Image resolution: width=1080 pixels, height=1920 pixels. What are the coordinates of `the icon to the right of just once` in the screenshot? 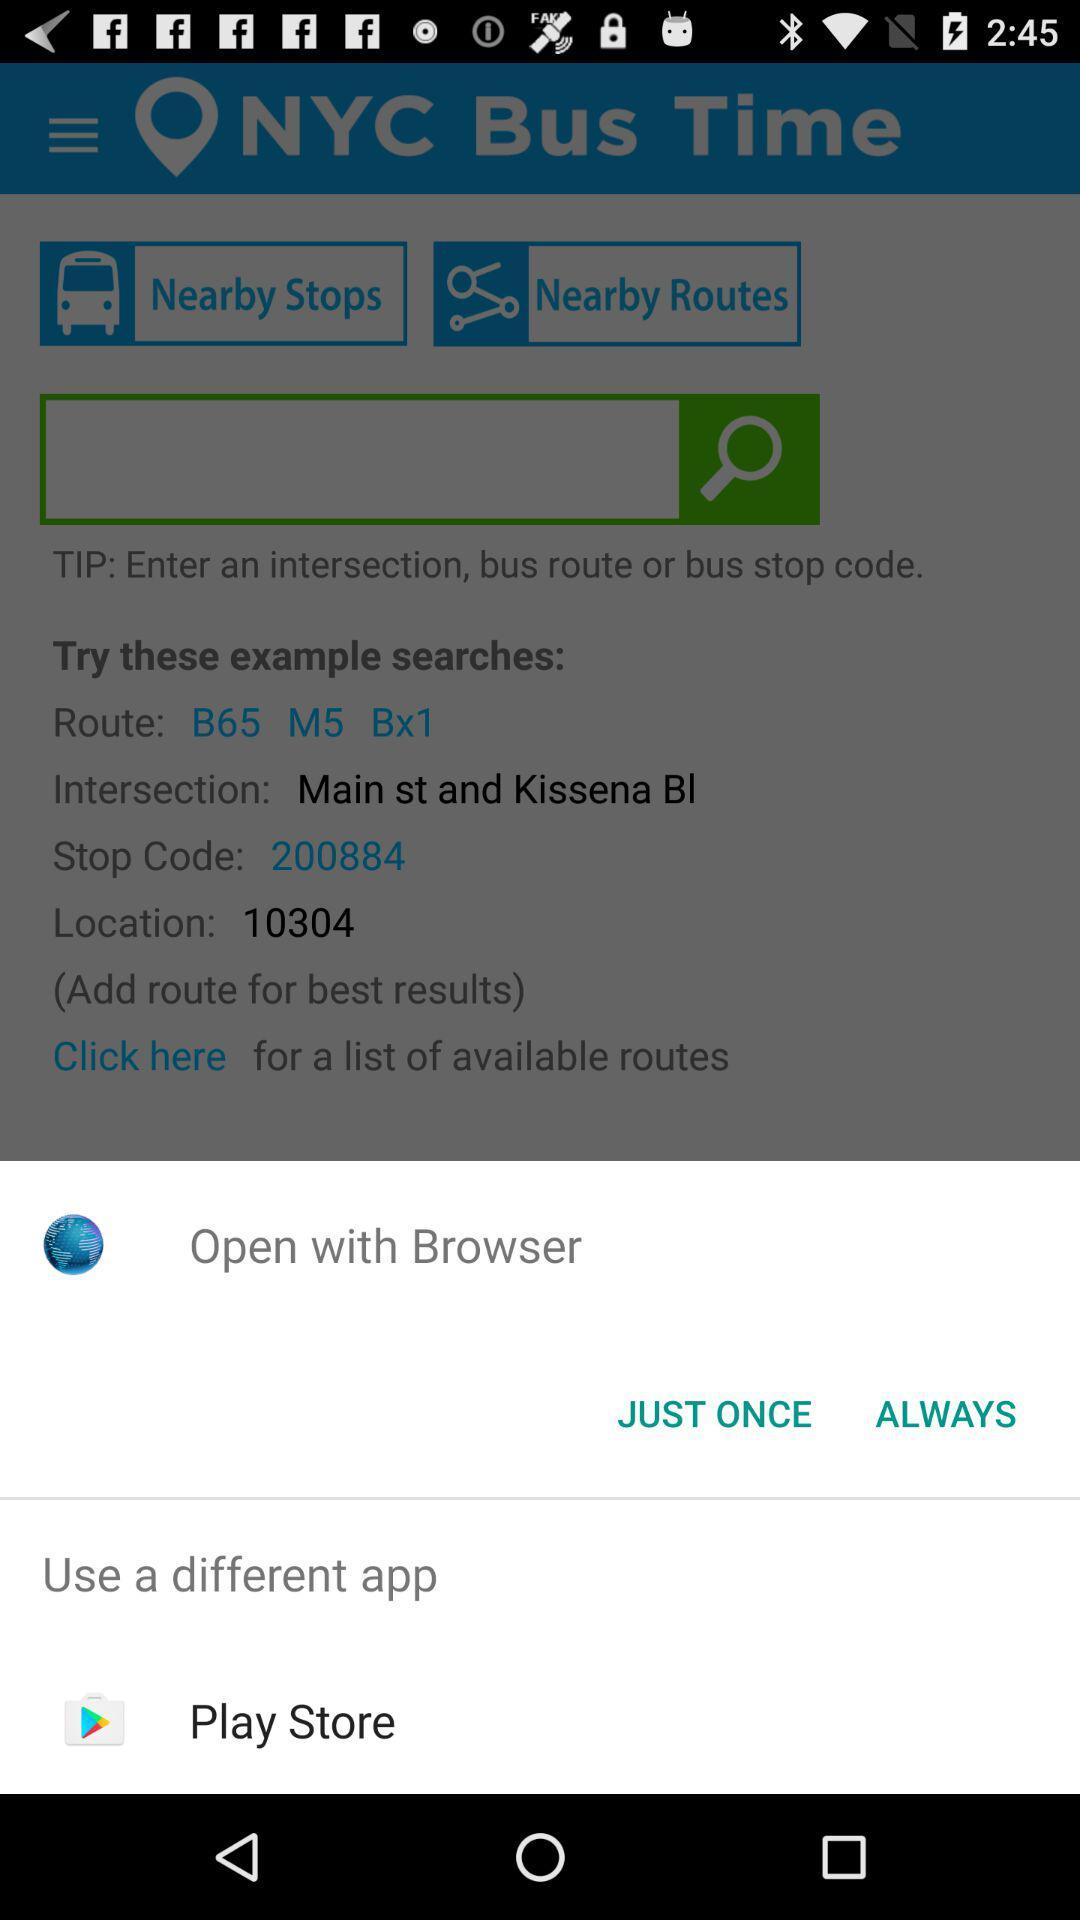 It's located at (945, 1411).